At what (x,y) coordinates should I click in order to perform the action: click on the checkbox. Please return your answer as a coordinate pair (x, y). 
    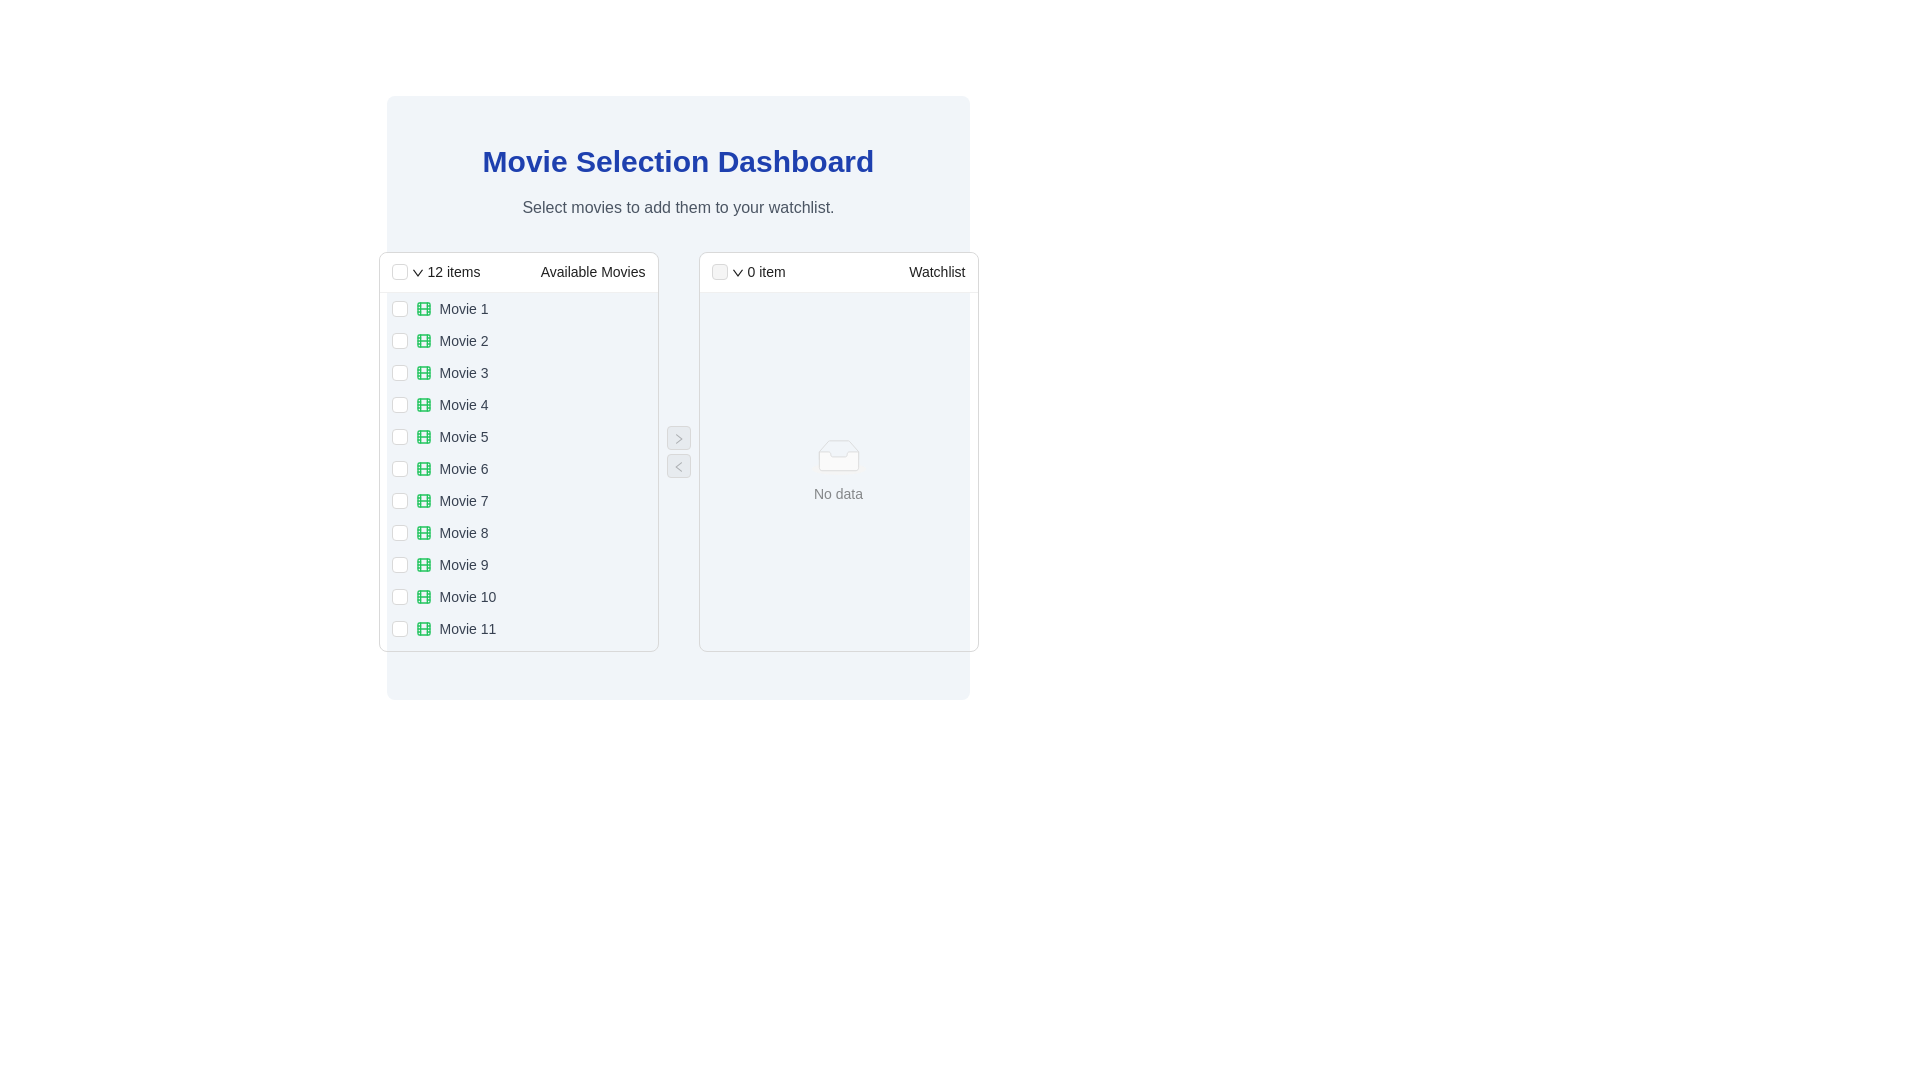
    Looking at the image, I should click on (399, 308).